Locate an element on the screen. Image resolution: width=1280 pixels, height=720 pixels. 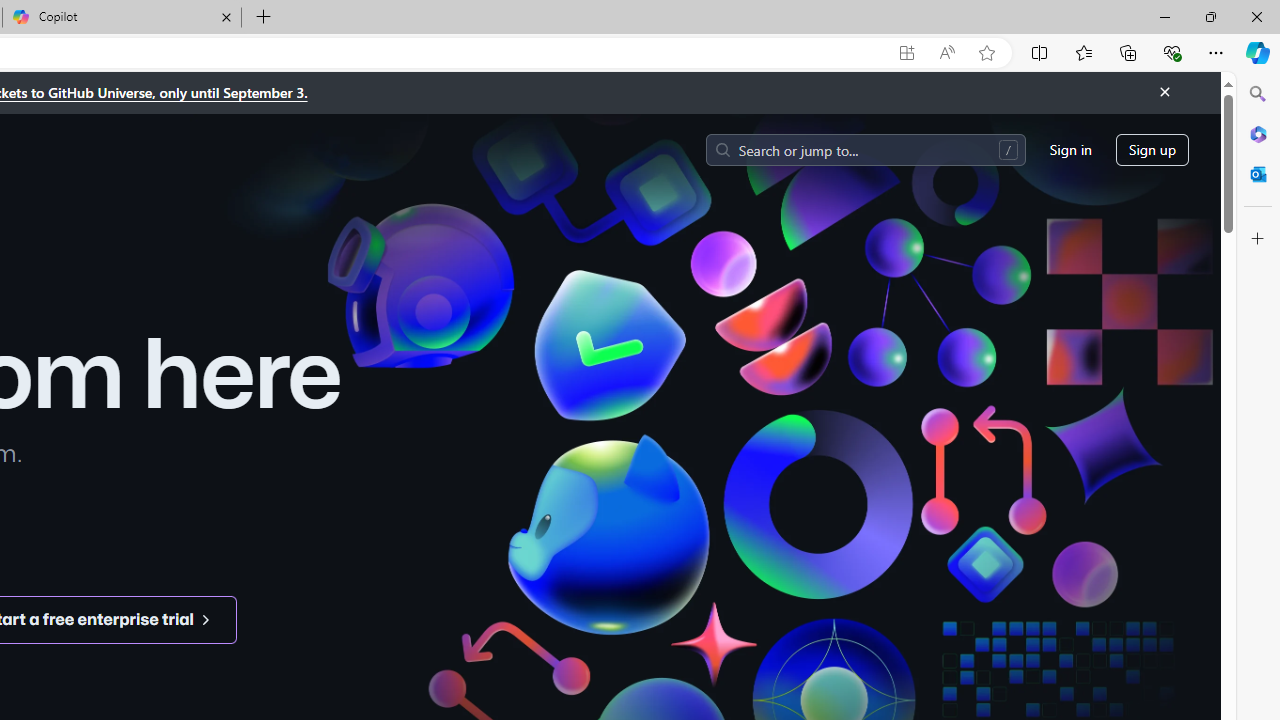
'Class: octicon arrow-symbol-mktg' is located at coordinates (205, 618).